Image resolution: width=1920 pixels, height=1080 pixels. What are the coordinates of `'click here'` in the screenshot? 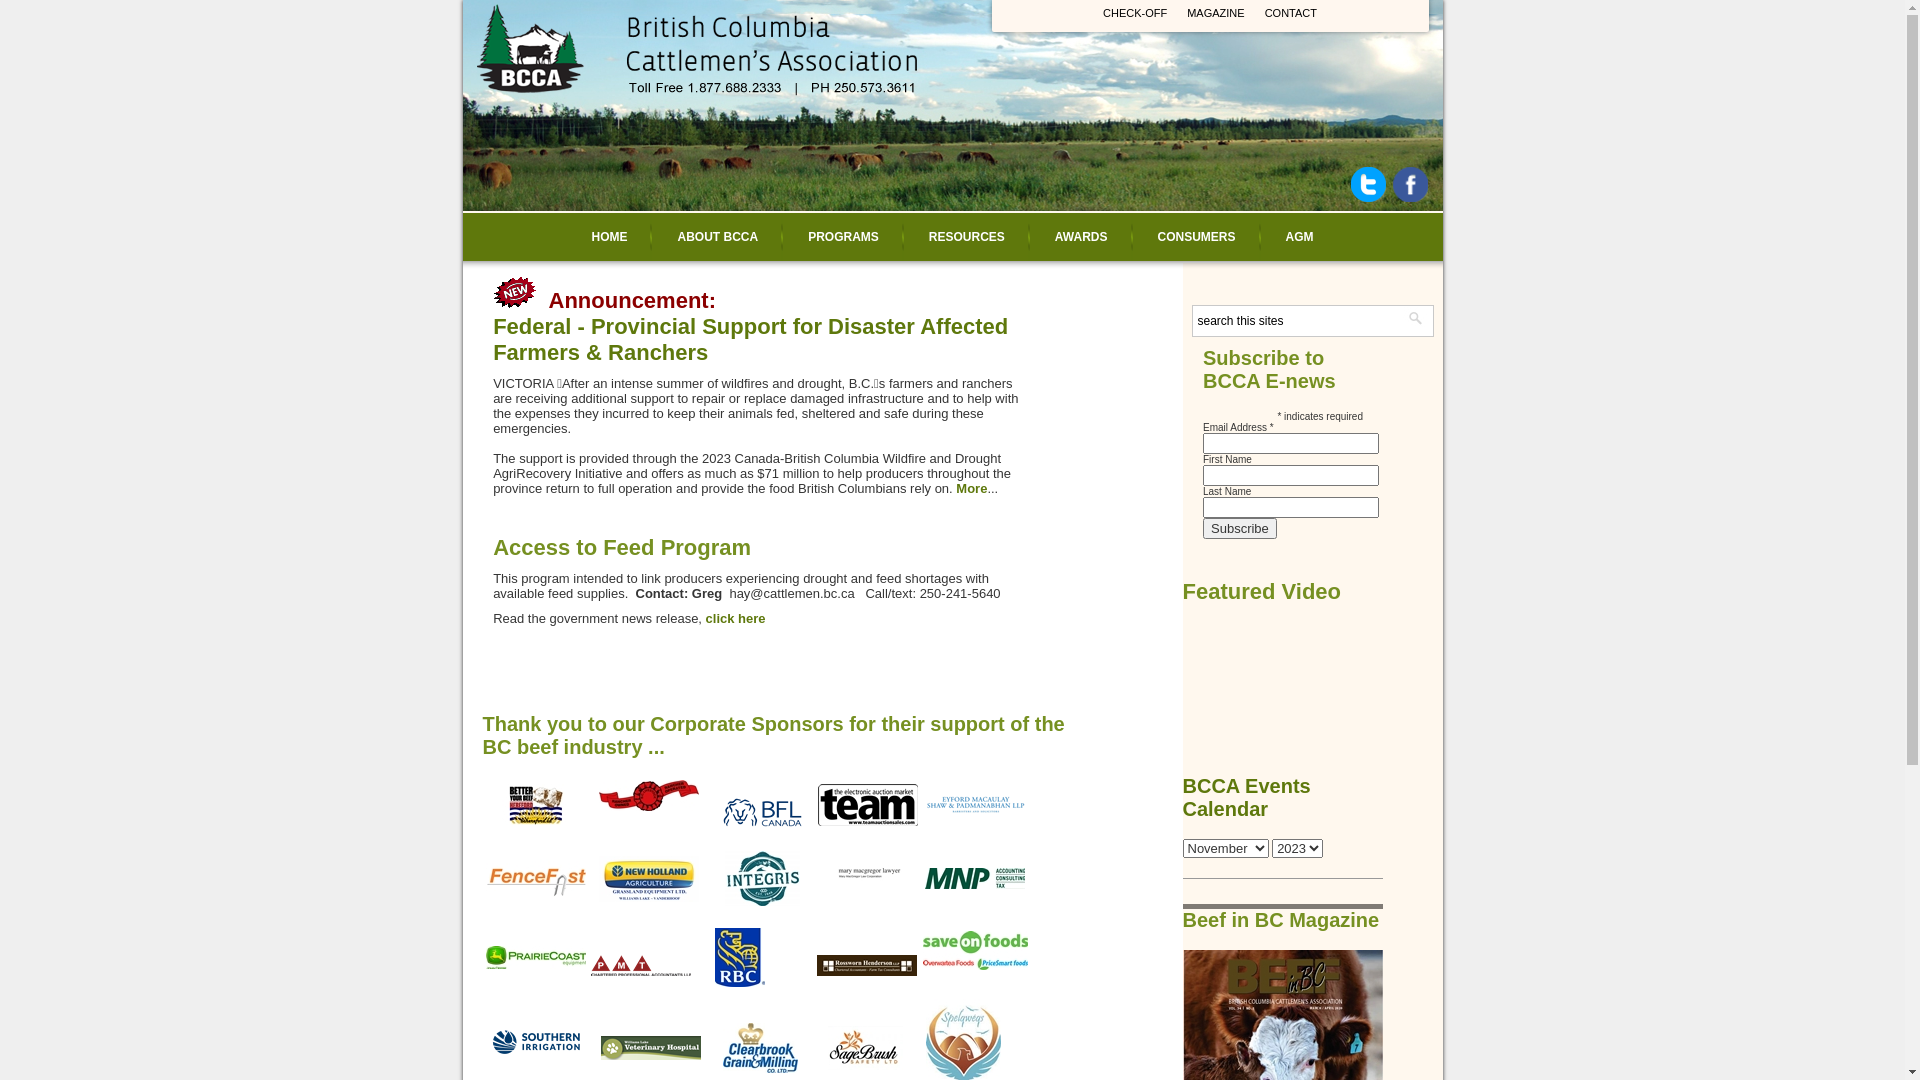 It's located at (734, 617).